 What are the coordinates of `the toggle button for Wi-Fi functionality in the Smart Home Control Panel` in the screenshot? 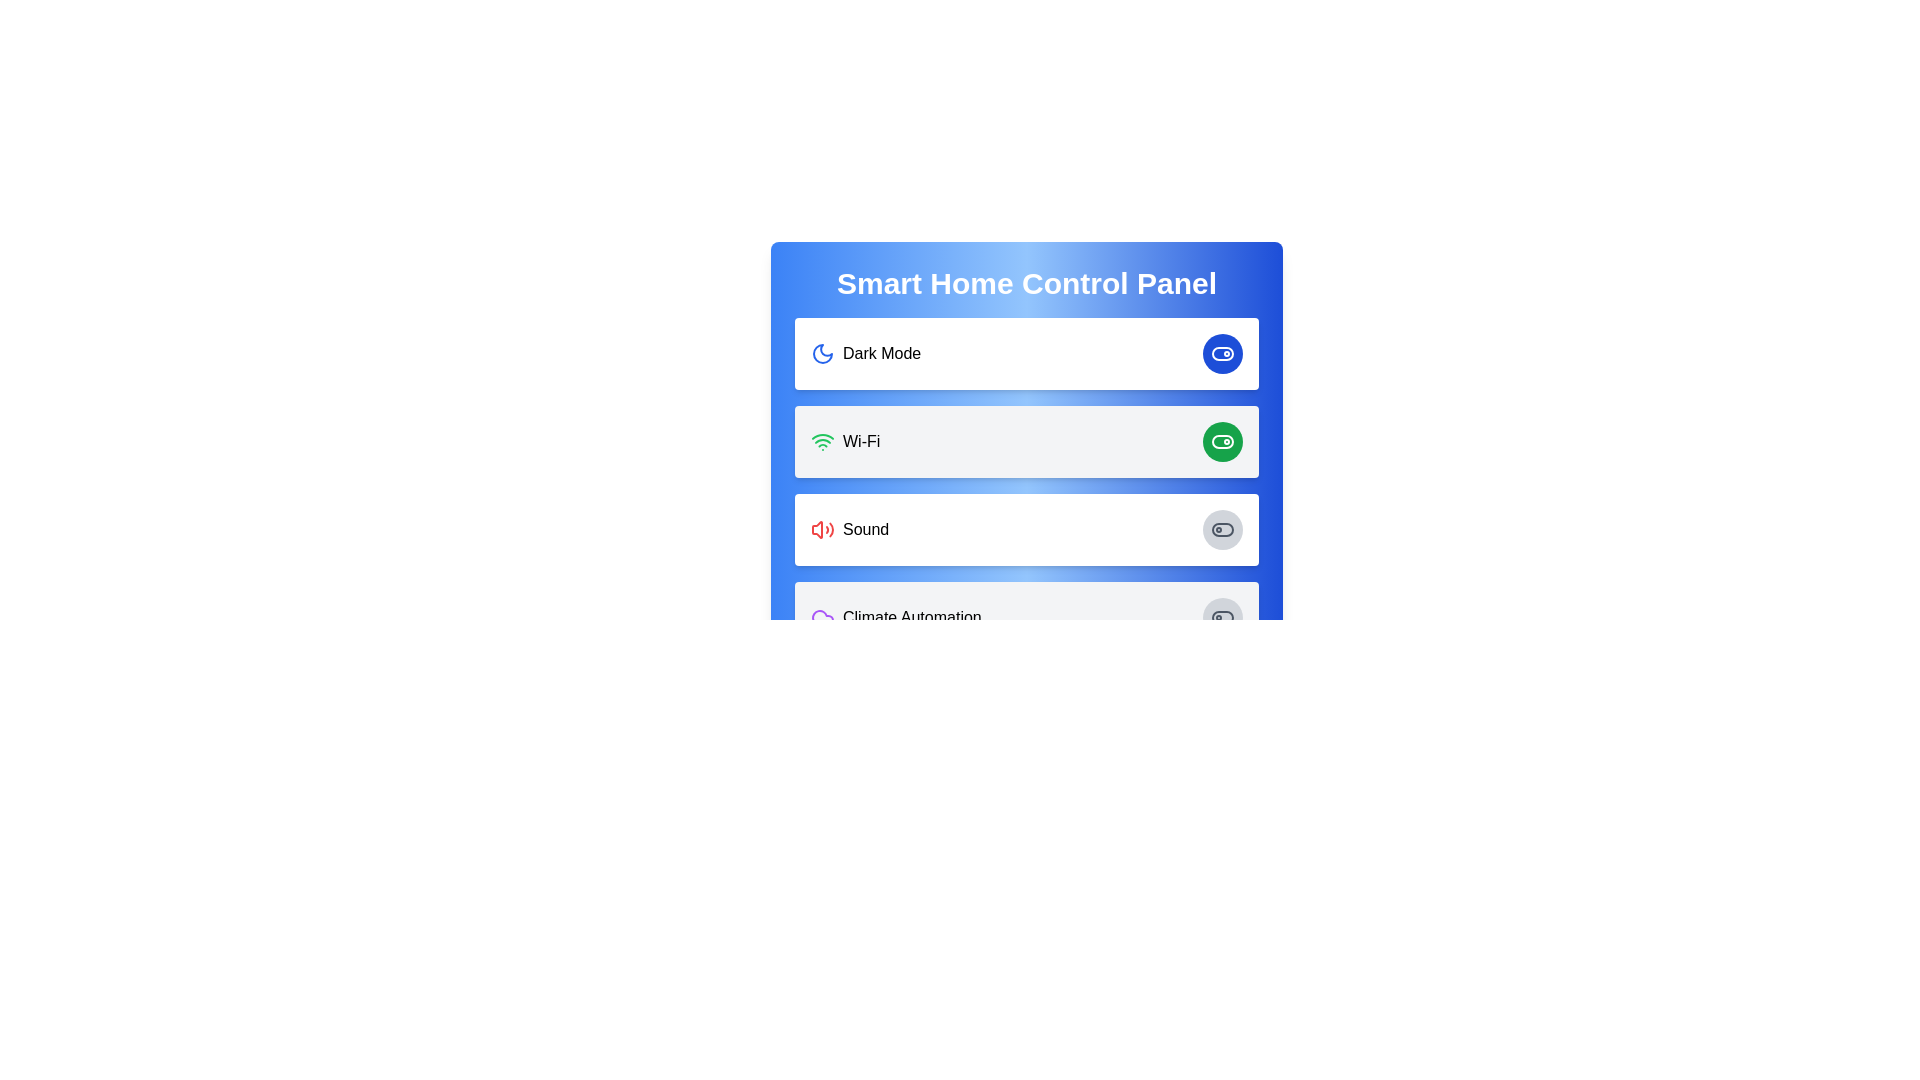 It's located at (1222, 441).